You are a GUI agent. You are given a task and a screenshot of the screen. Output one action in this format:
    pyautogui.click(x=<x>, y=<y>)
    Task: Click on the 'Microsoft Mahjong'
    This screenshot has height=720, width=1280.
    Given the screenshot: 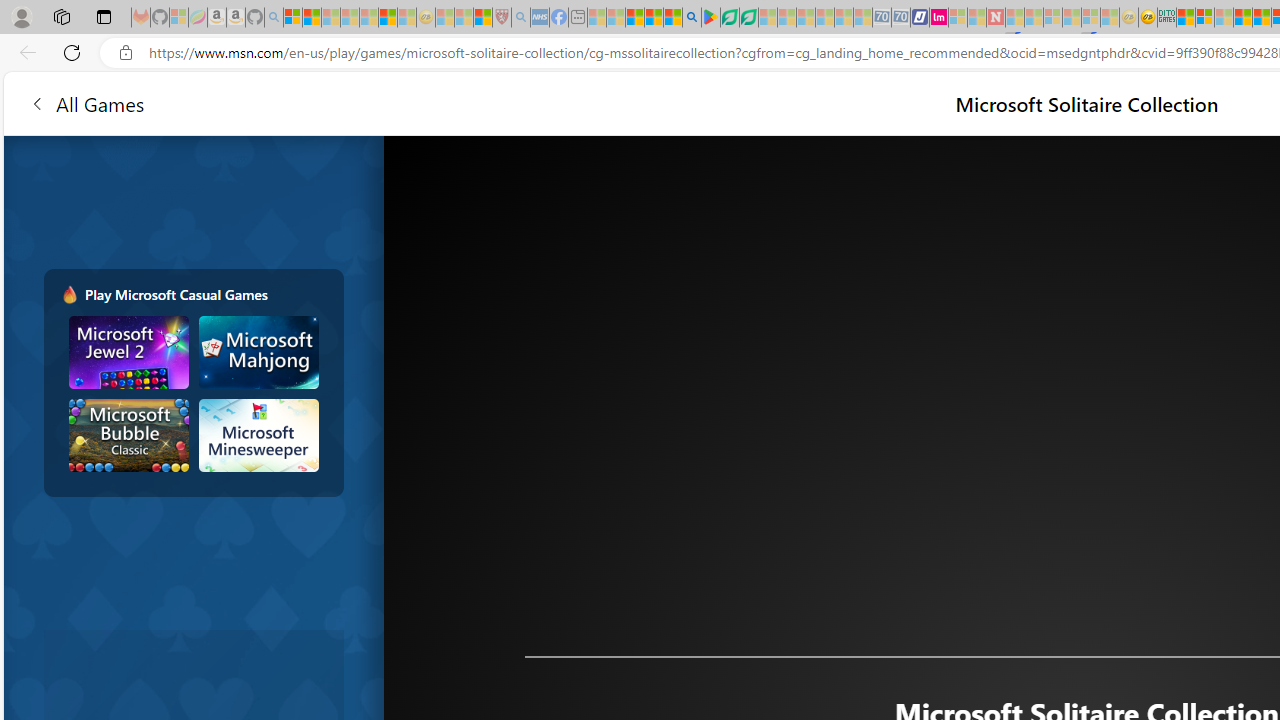 What is the action you would take?
    pyautogui.click(x=257, y=351)
    